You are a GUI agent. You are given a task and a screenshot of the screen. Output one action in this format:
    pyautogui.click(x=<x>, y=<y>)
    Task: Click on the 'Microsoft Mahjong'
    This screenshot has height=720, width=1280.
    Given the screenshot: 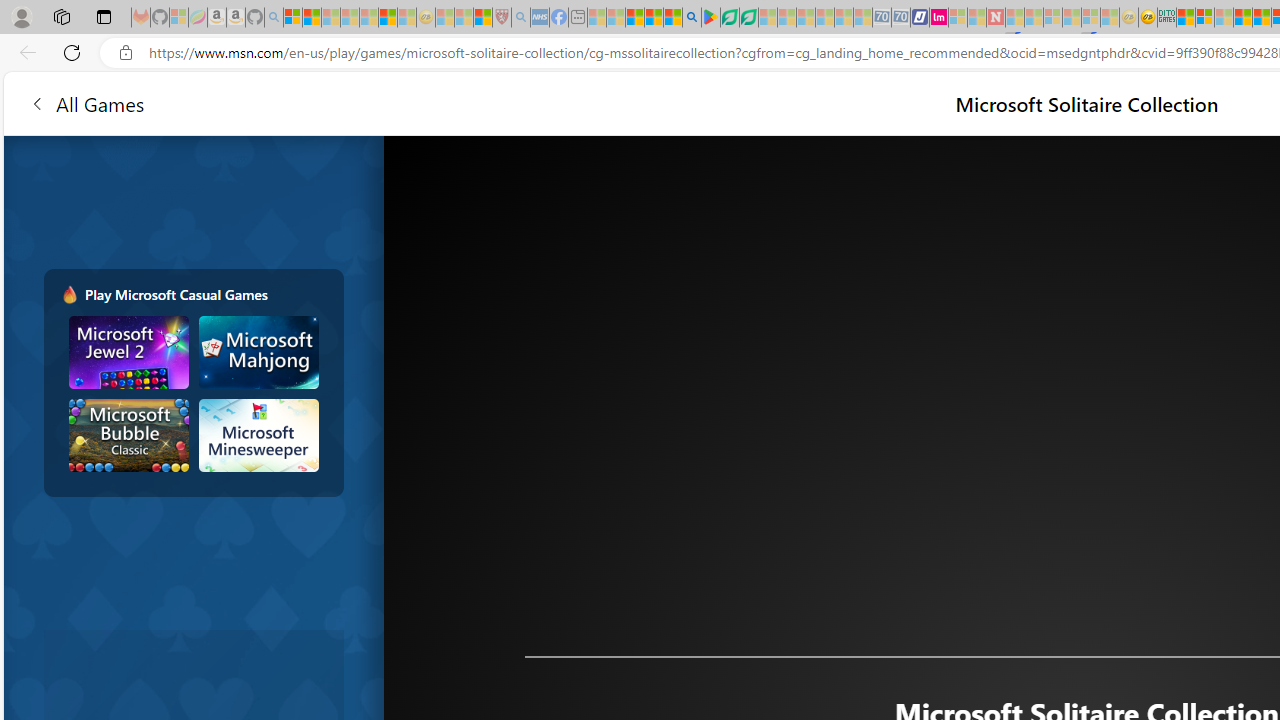 What is the action you would take?
    pyautogui.click(x=257, y=351)
    